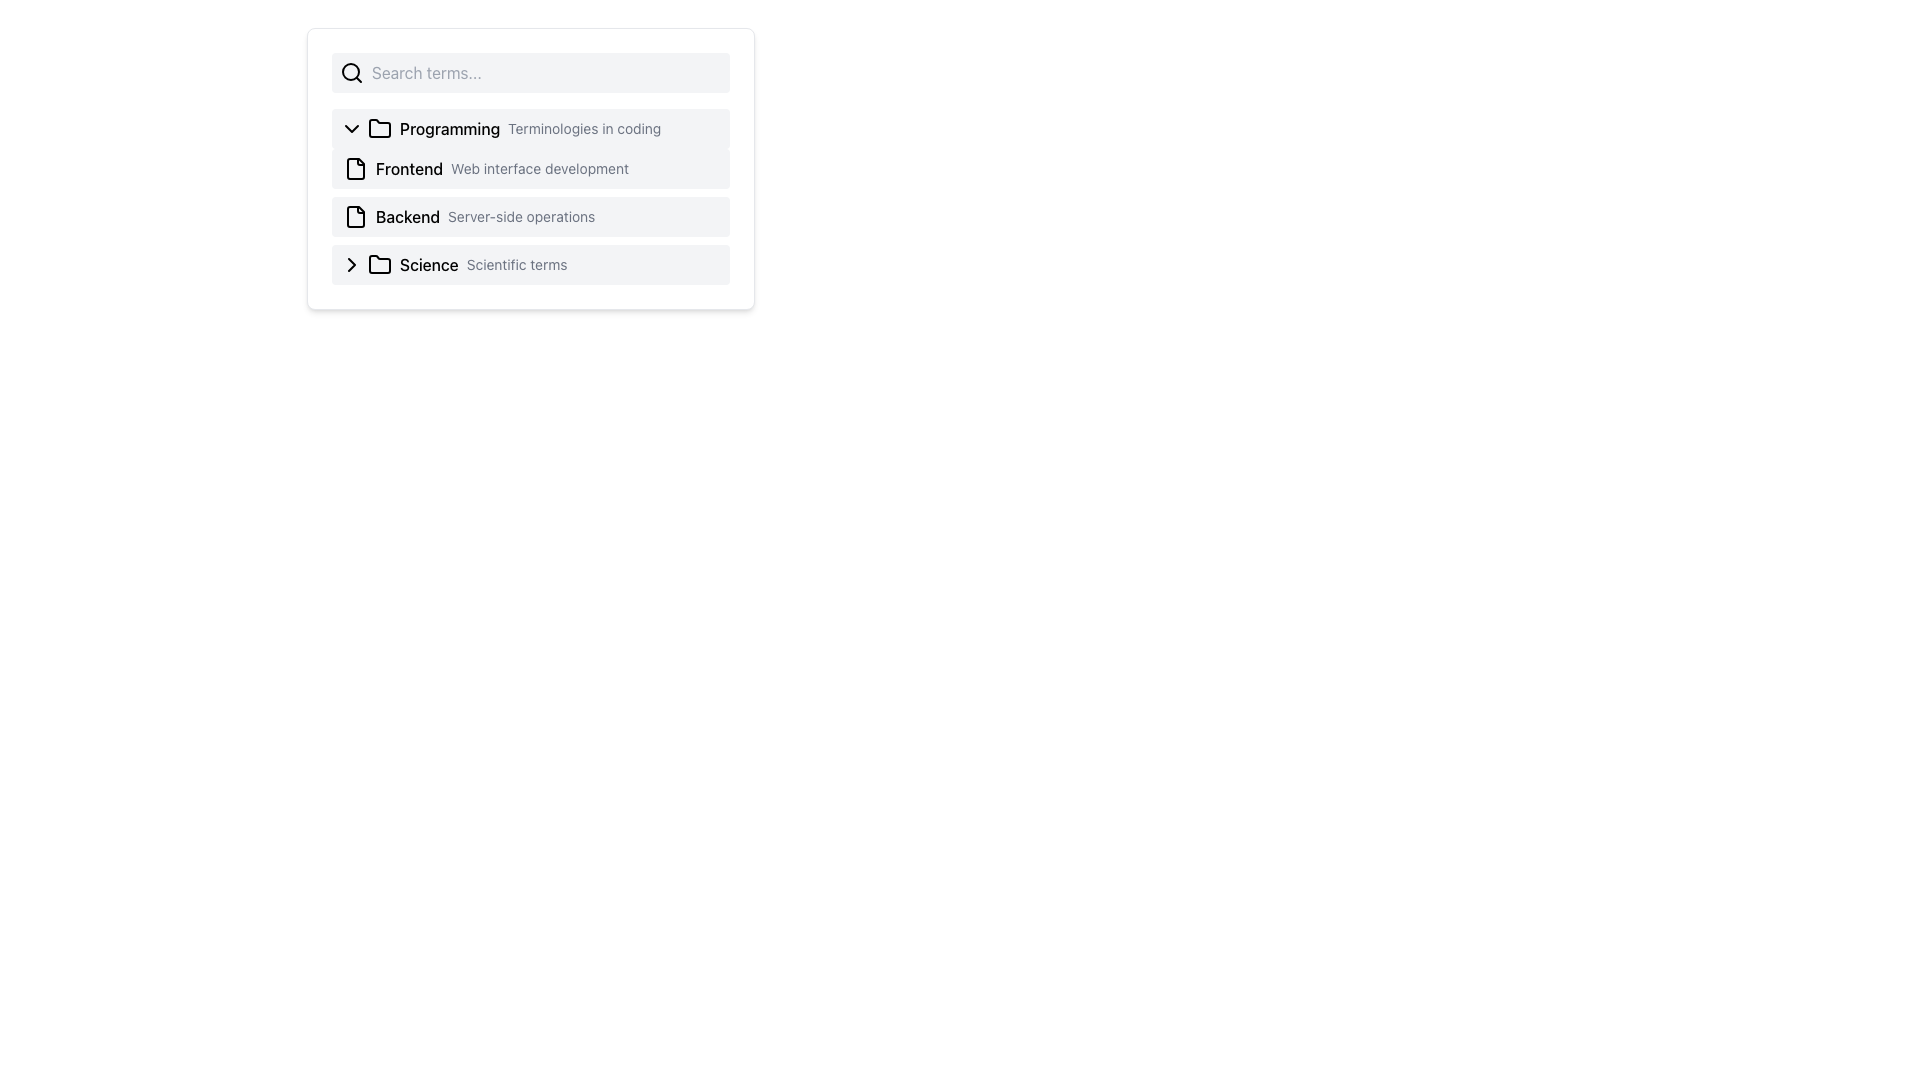 This screenshot has width=1920, height=1080. What do you see at coordinates (350, 71) in the screenshot?
I see `the circular part of the magnifying glass icon, which is located at the far left of the search bar` at bounding box center [350, 71].